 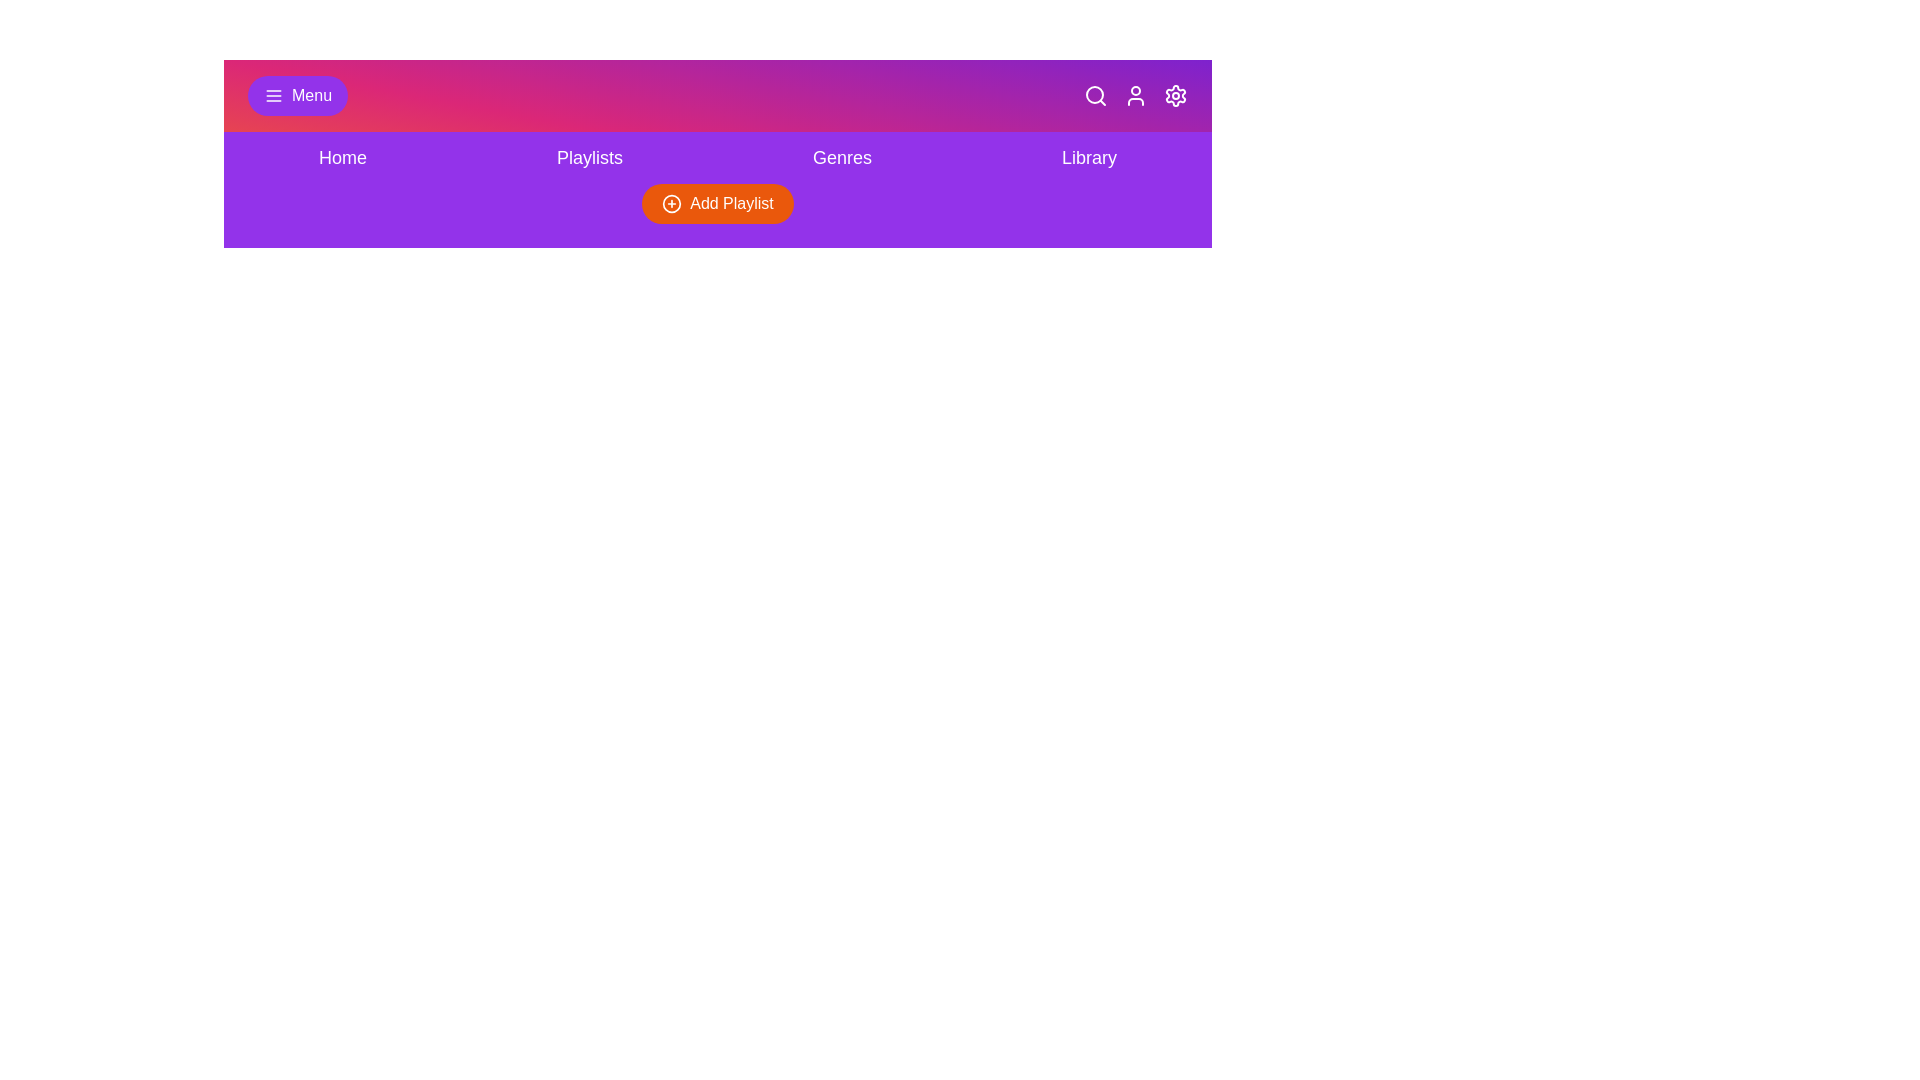 I want to click on the navigation link corresponding to Genres to navigate to that section, so click(x=842, y=157).